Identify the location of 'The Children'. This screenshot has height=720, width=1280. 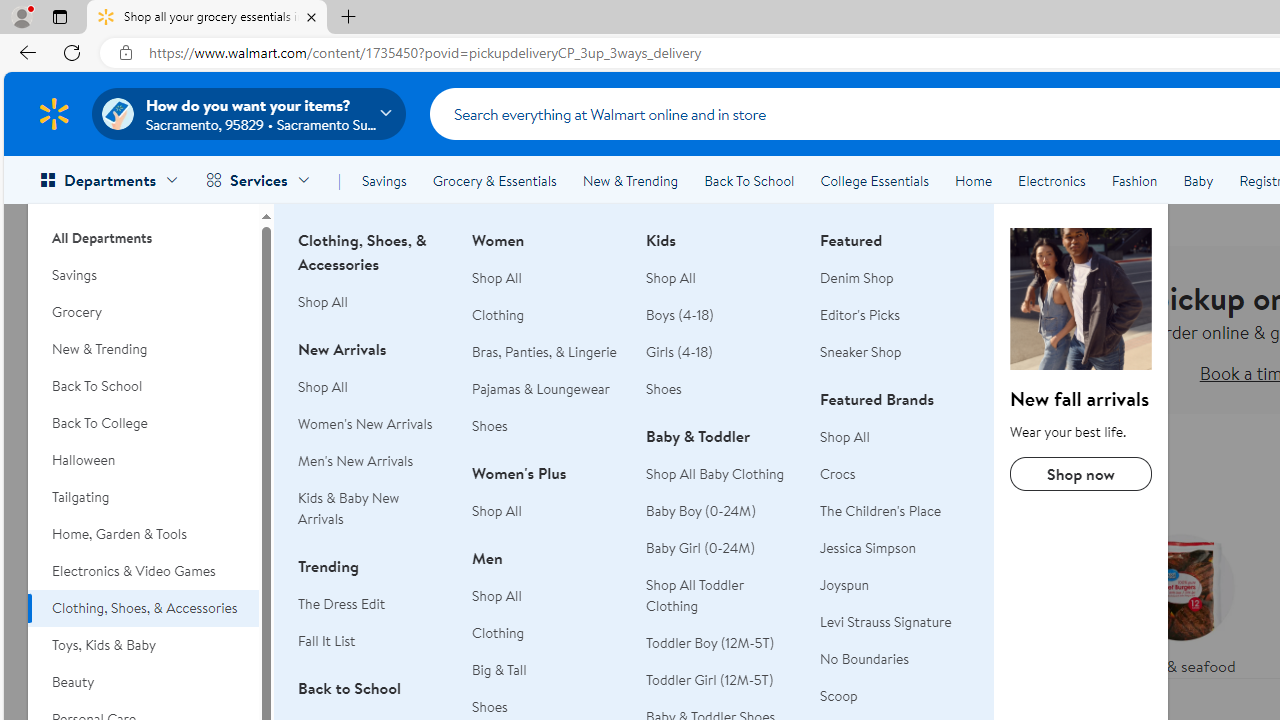
(880, 510).